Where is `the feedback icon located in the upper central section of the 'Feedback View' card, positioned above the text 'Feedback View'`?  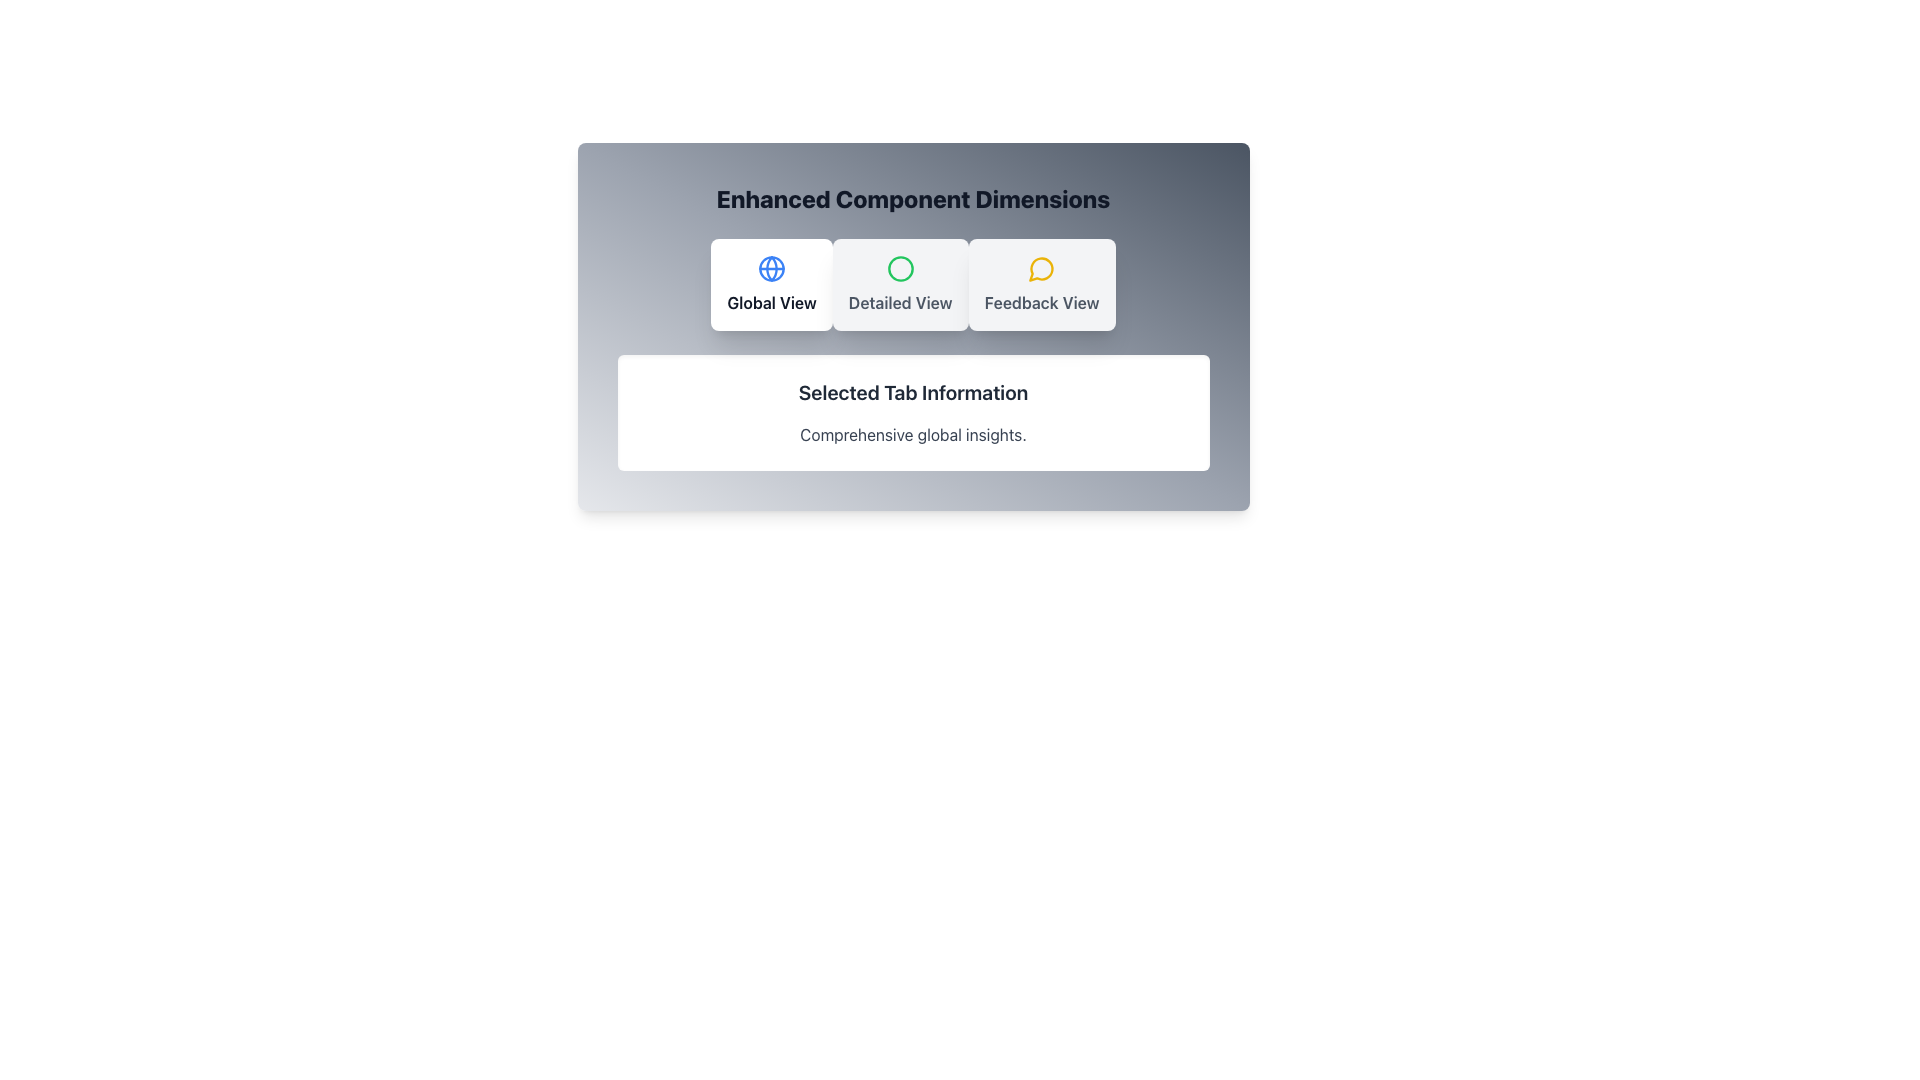 the feedback icon located in the upper central section of the 'Feedback View' card, positioned above the text 'Feedback View' is located at coordinates (1040, 268).